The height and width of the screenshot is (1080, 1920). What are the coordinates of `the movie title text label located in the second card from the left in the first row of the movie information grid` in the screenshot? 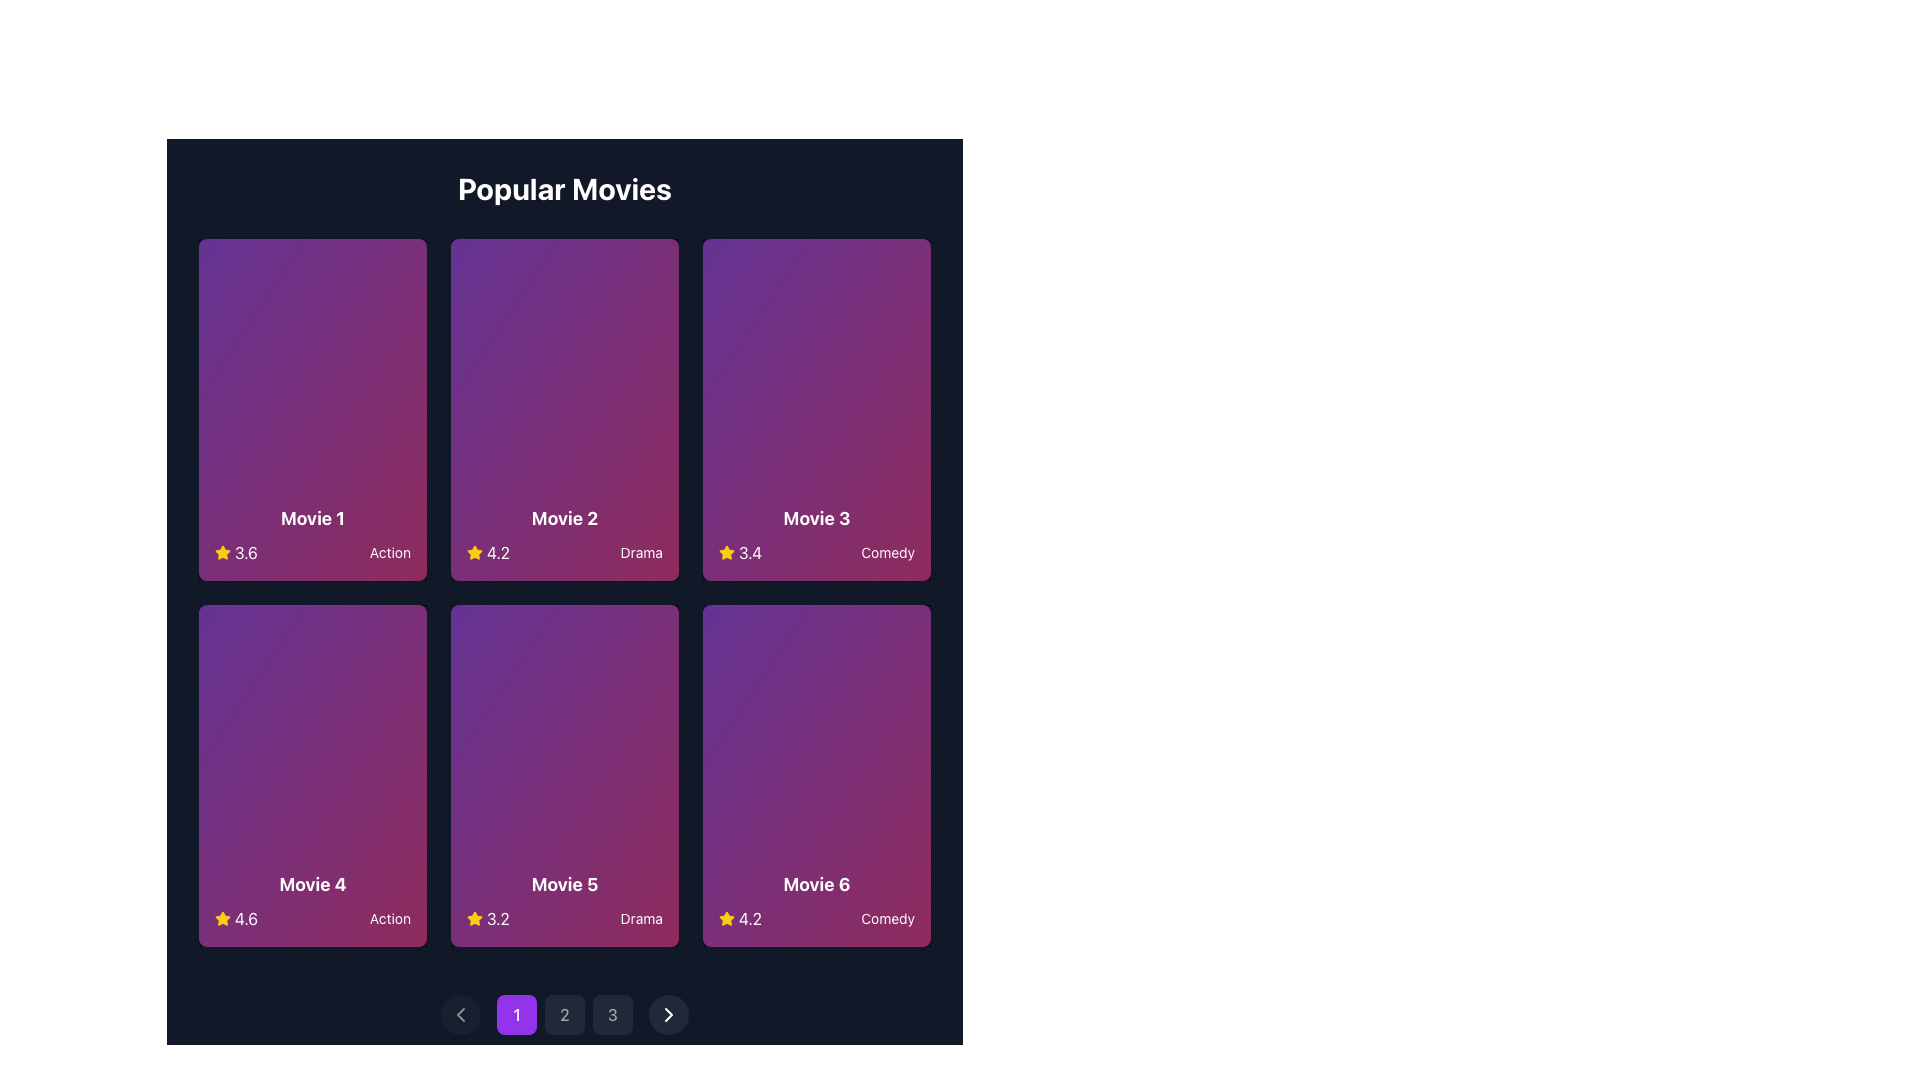 It's located at (564, 518).